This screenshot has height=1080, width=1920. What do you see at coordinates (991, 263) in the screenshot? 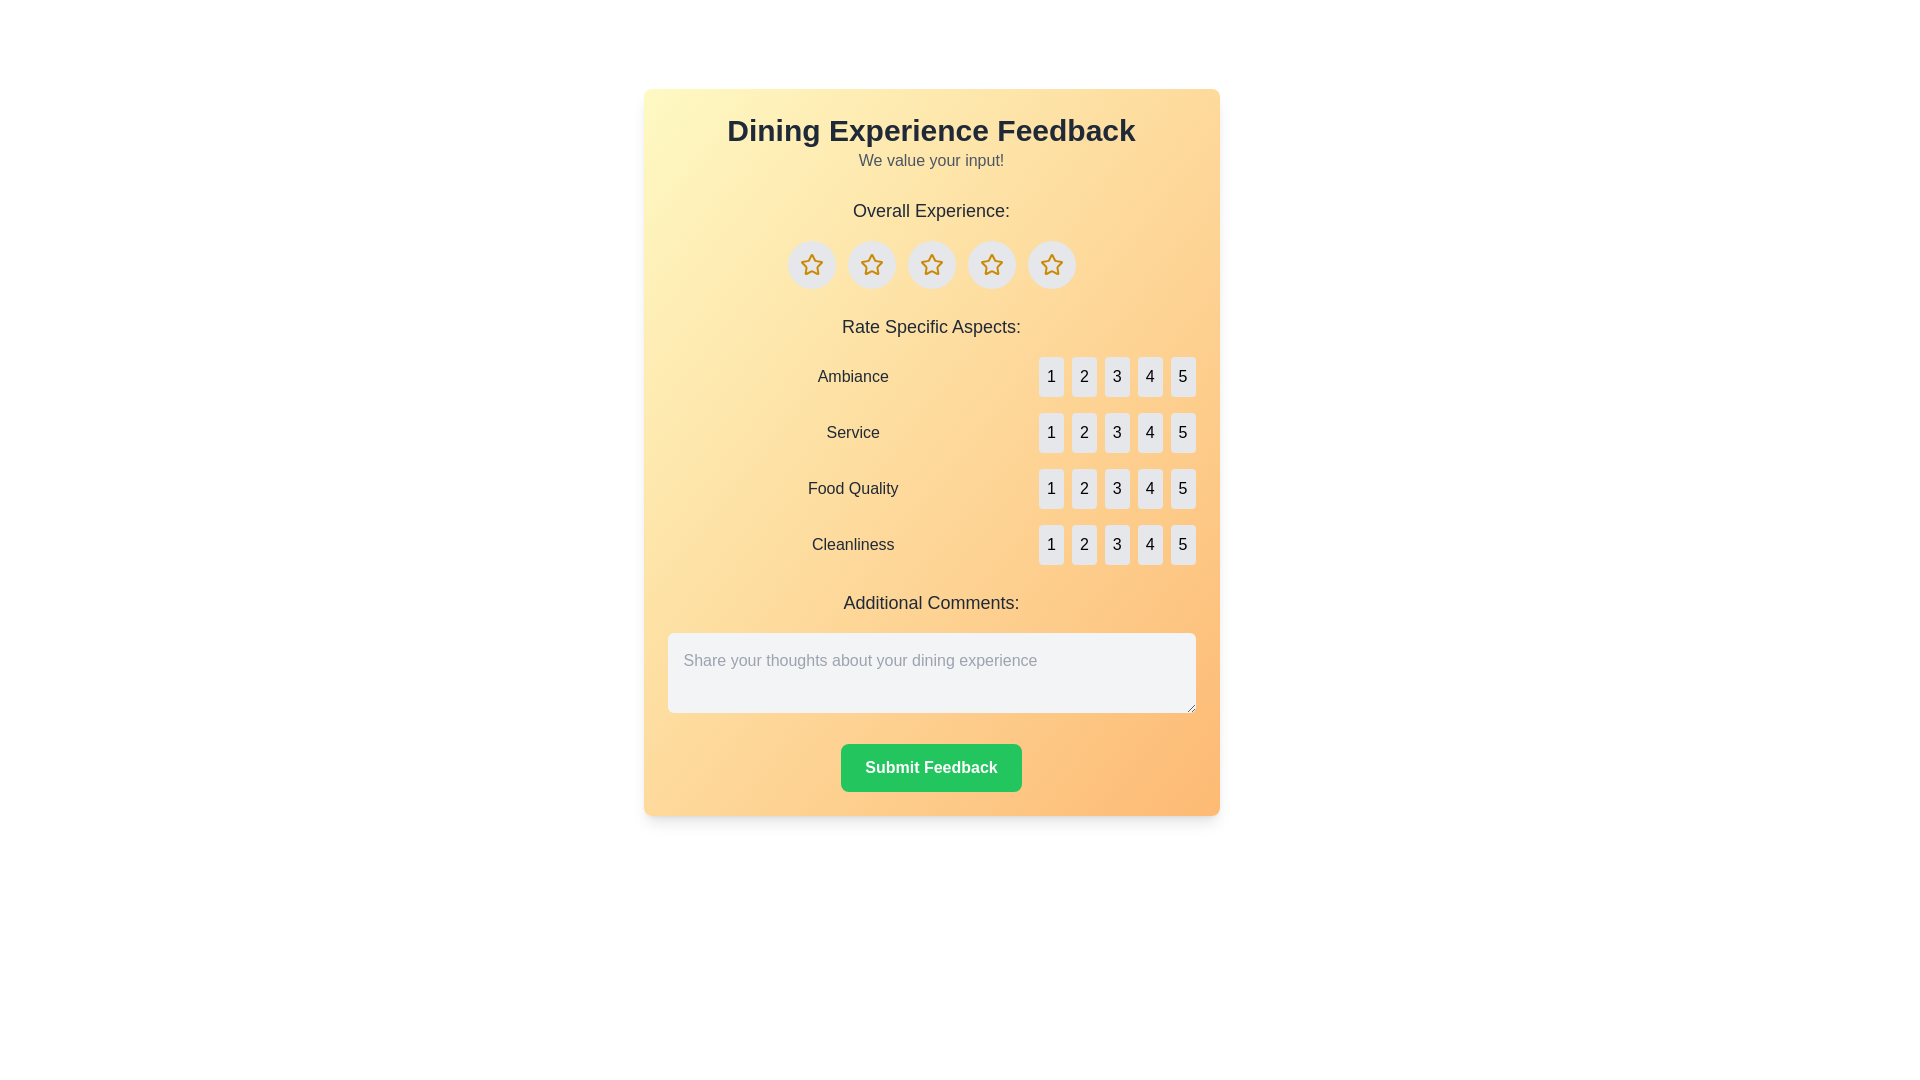
I see `on the fourth star-shaped icon in the star rating system under the 'Overall Experience' label` at bounding box center [991, 263].